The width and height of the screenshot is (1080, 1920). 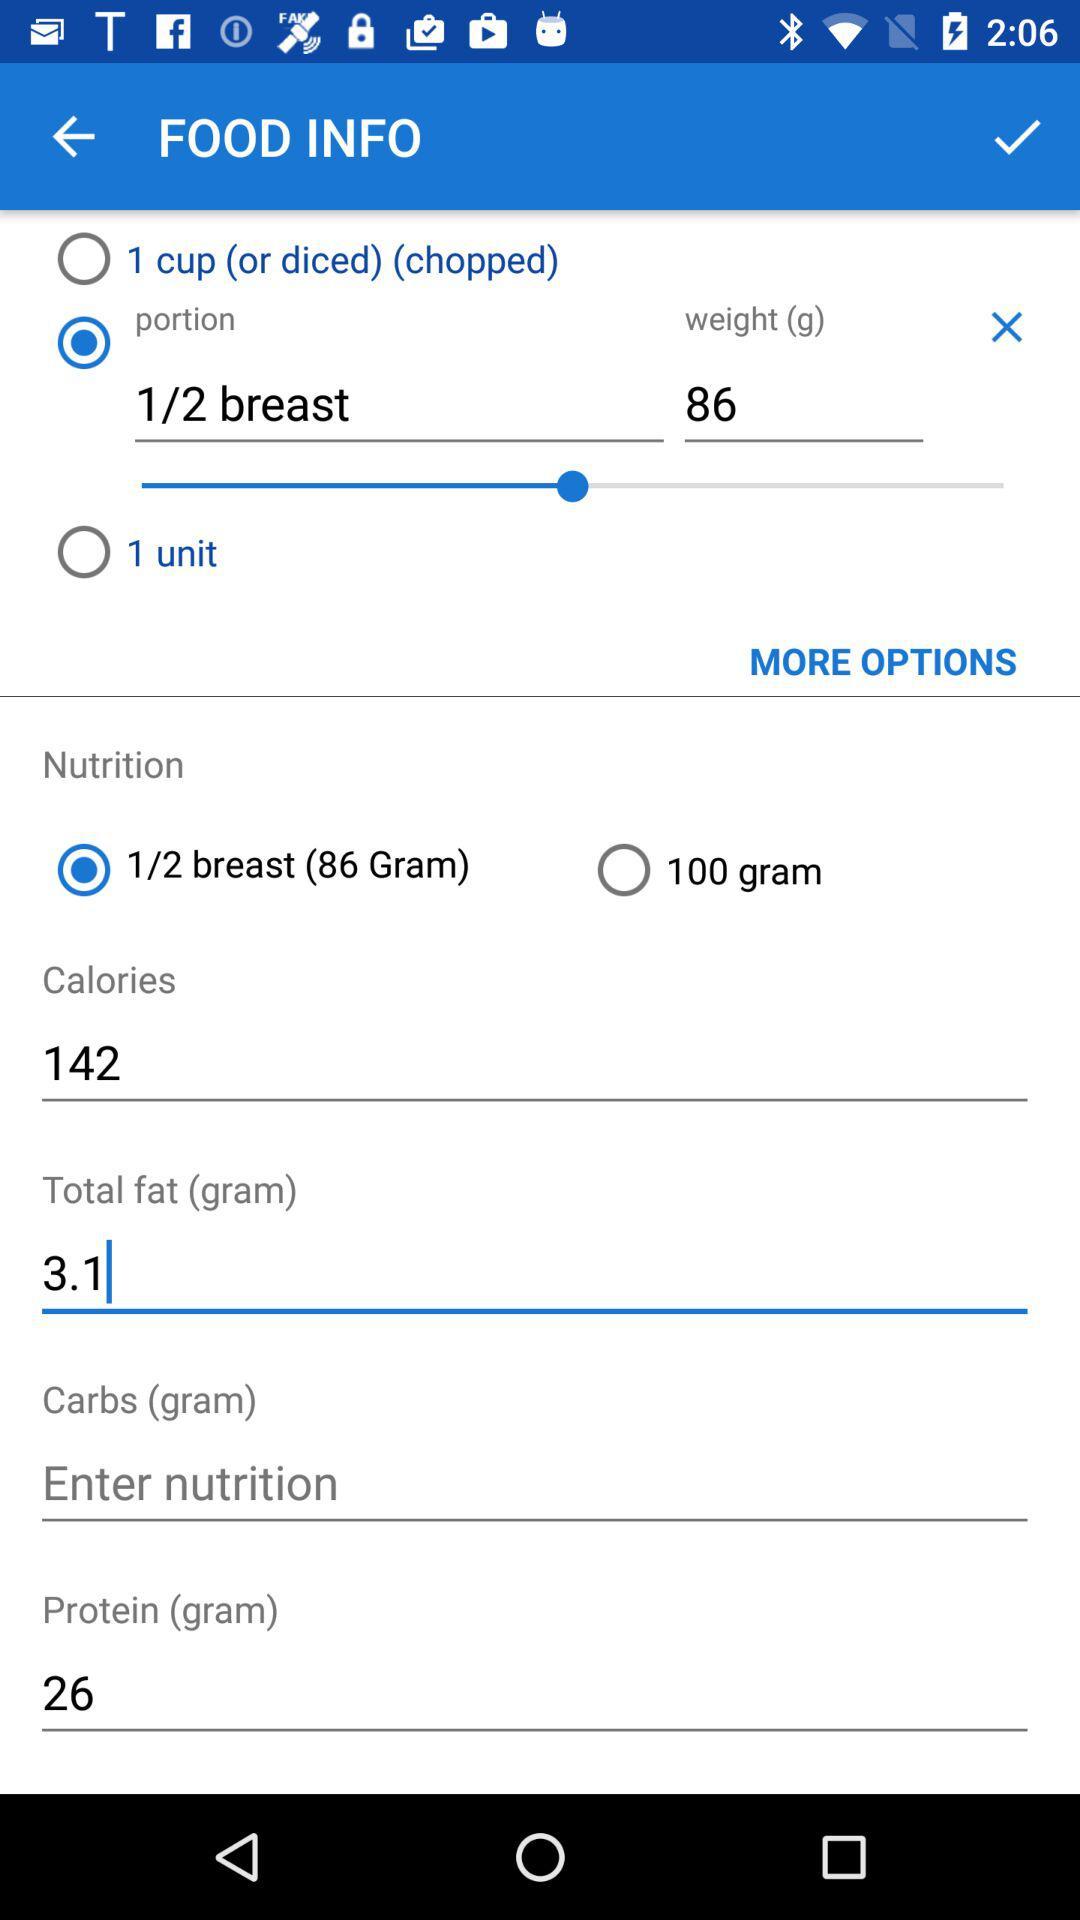 I want to click on carbs value, so click(x=533, y=1482).